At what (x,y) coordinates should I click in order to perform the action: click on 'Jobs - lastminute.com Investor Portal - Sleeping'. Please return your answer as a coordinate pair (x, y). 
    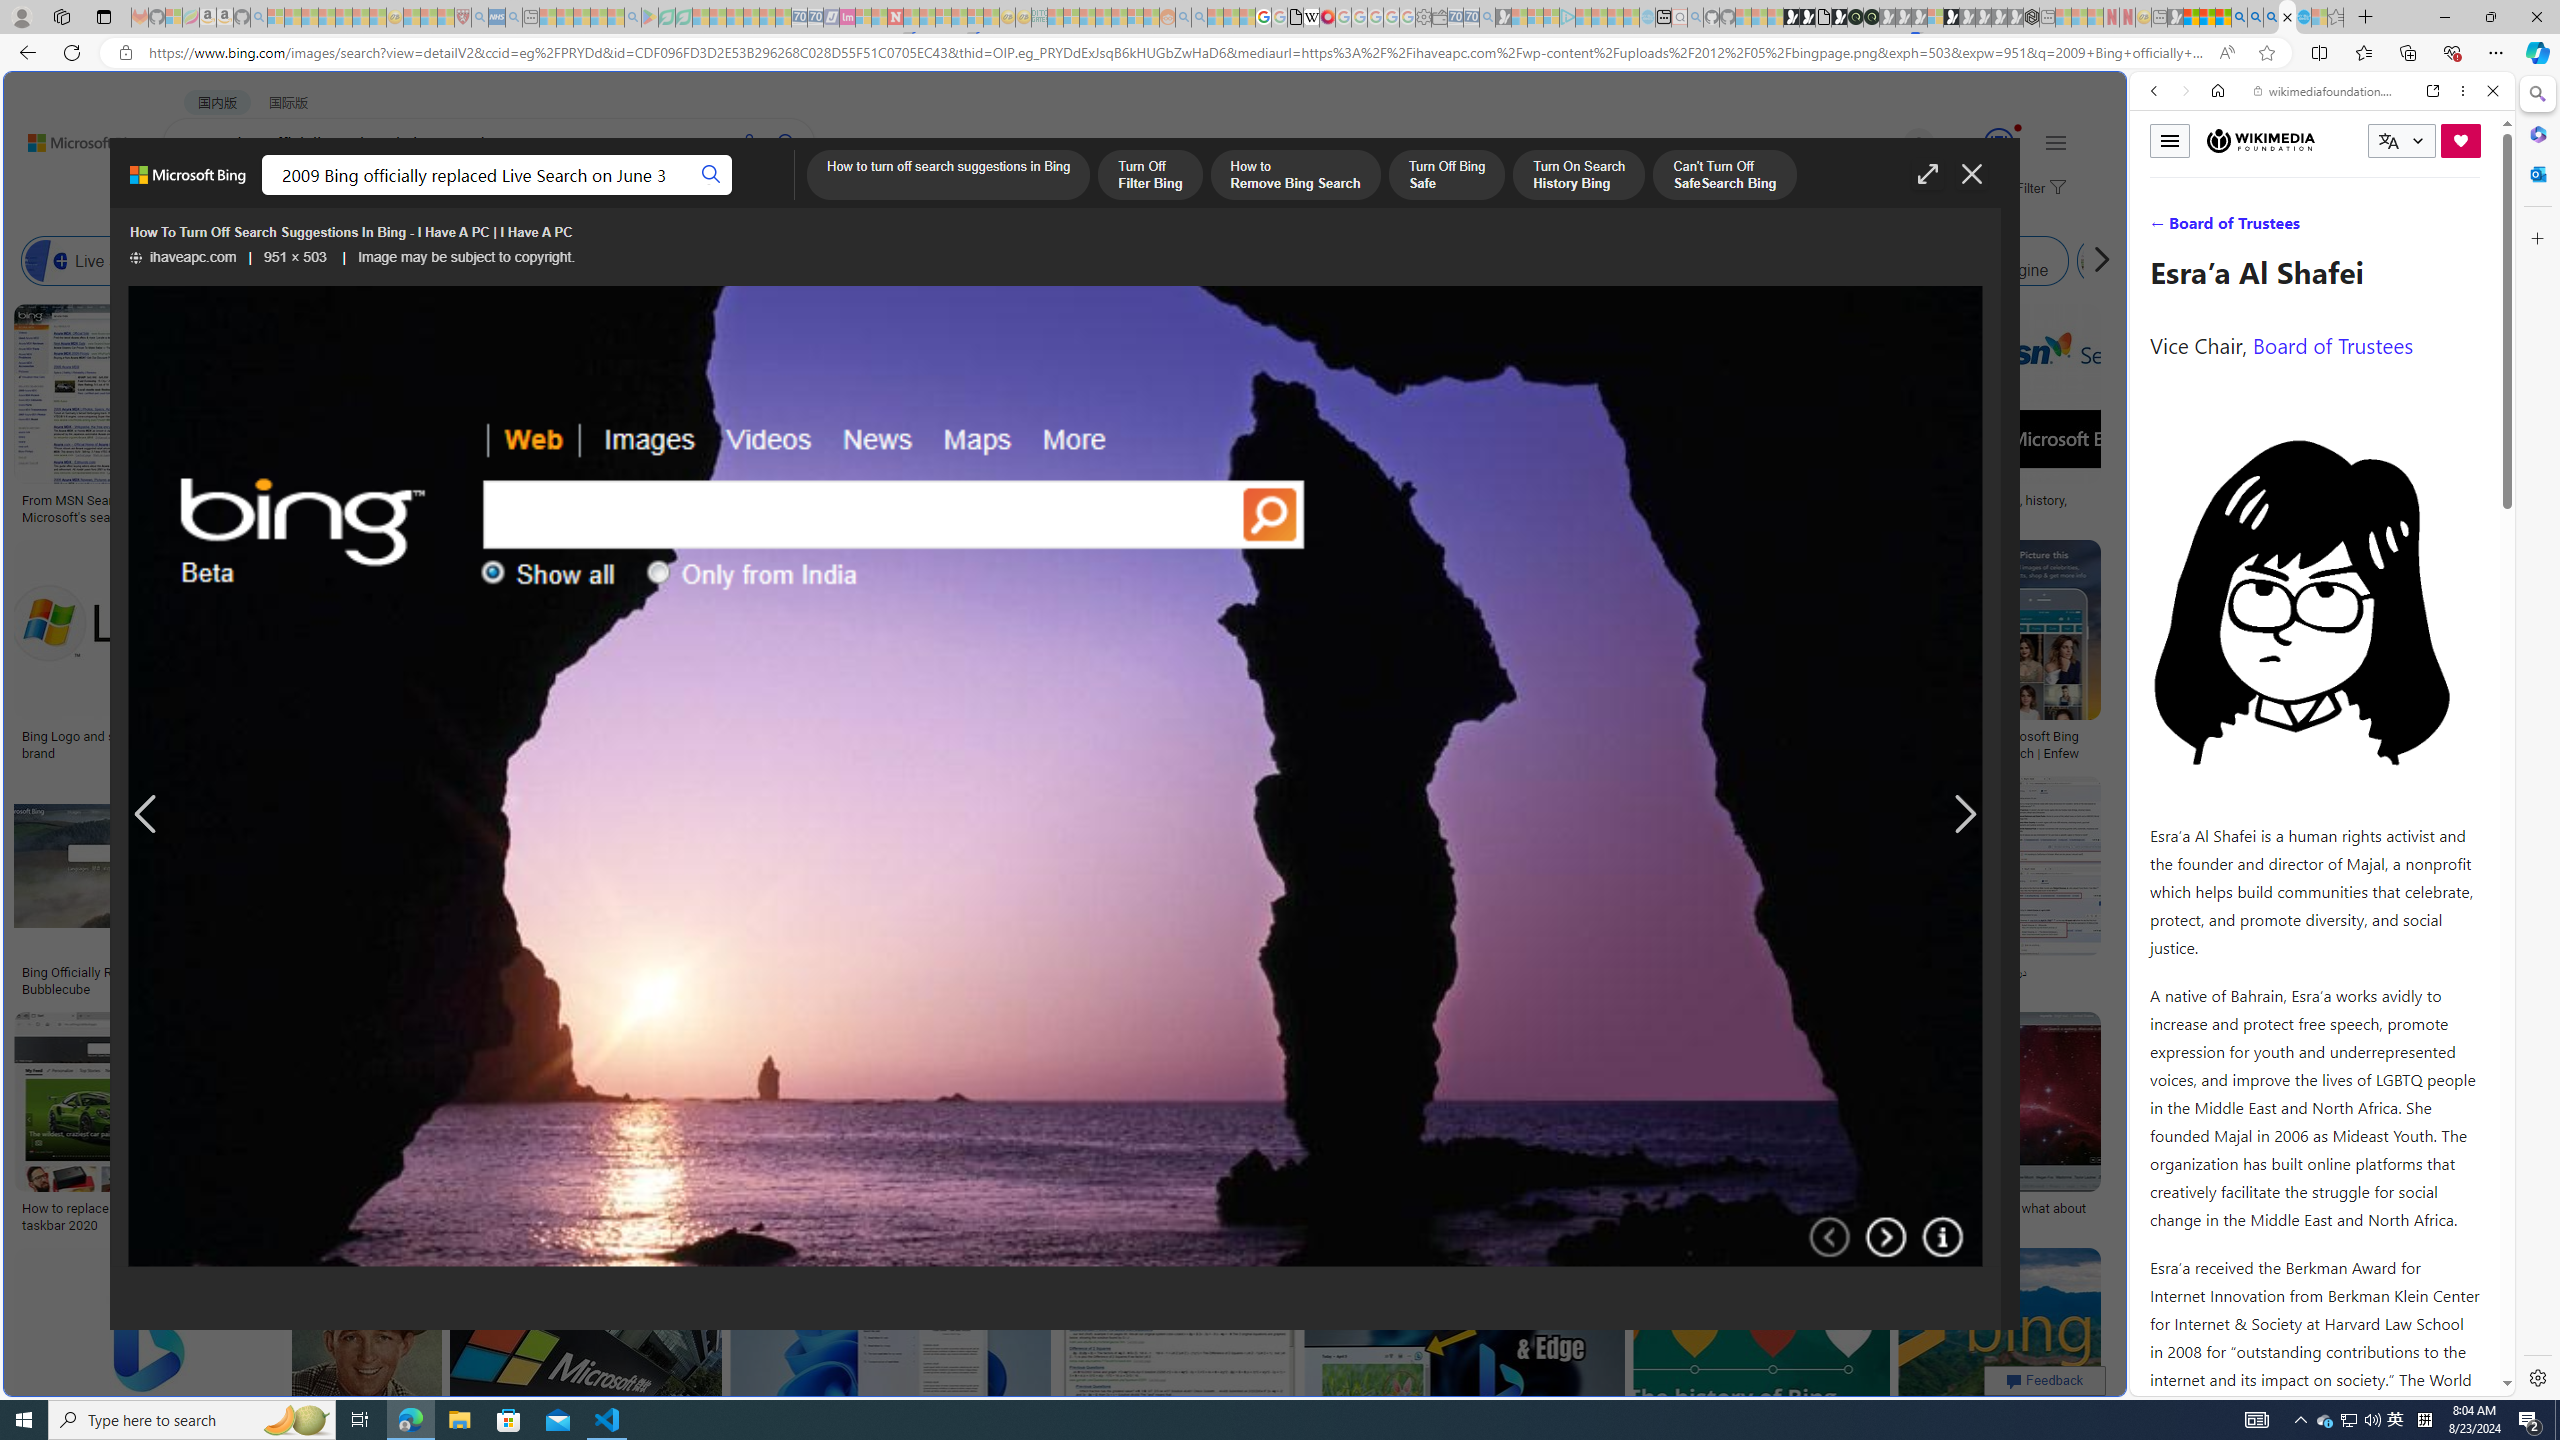
    Looking at the image, I should click on (847, 16).